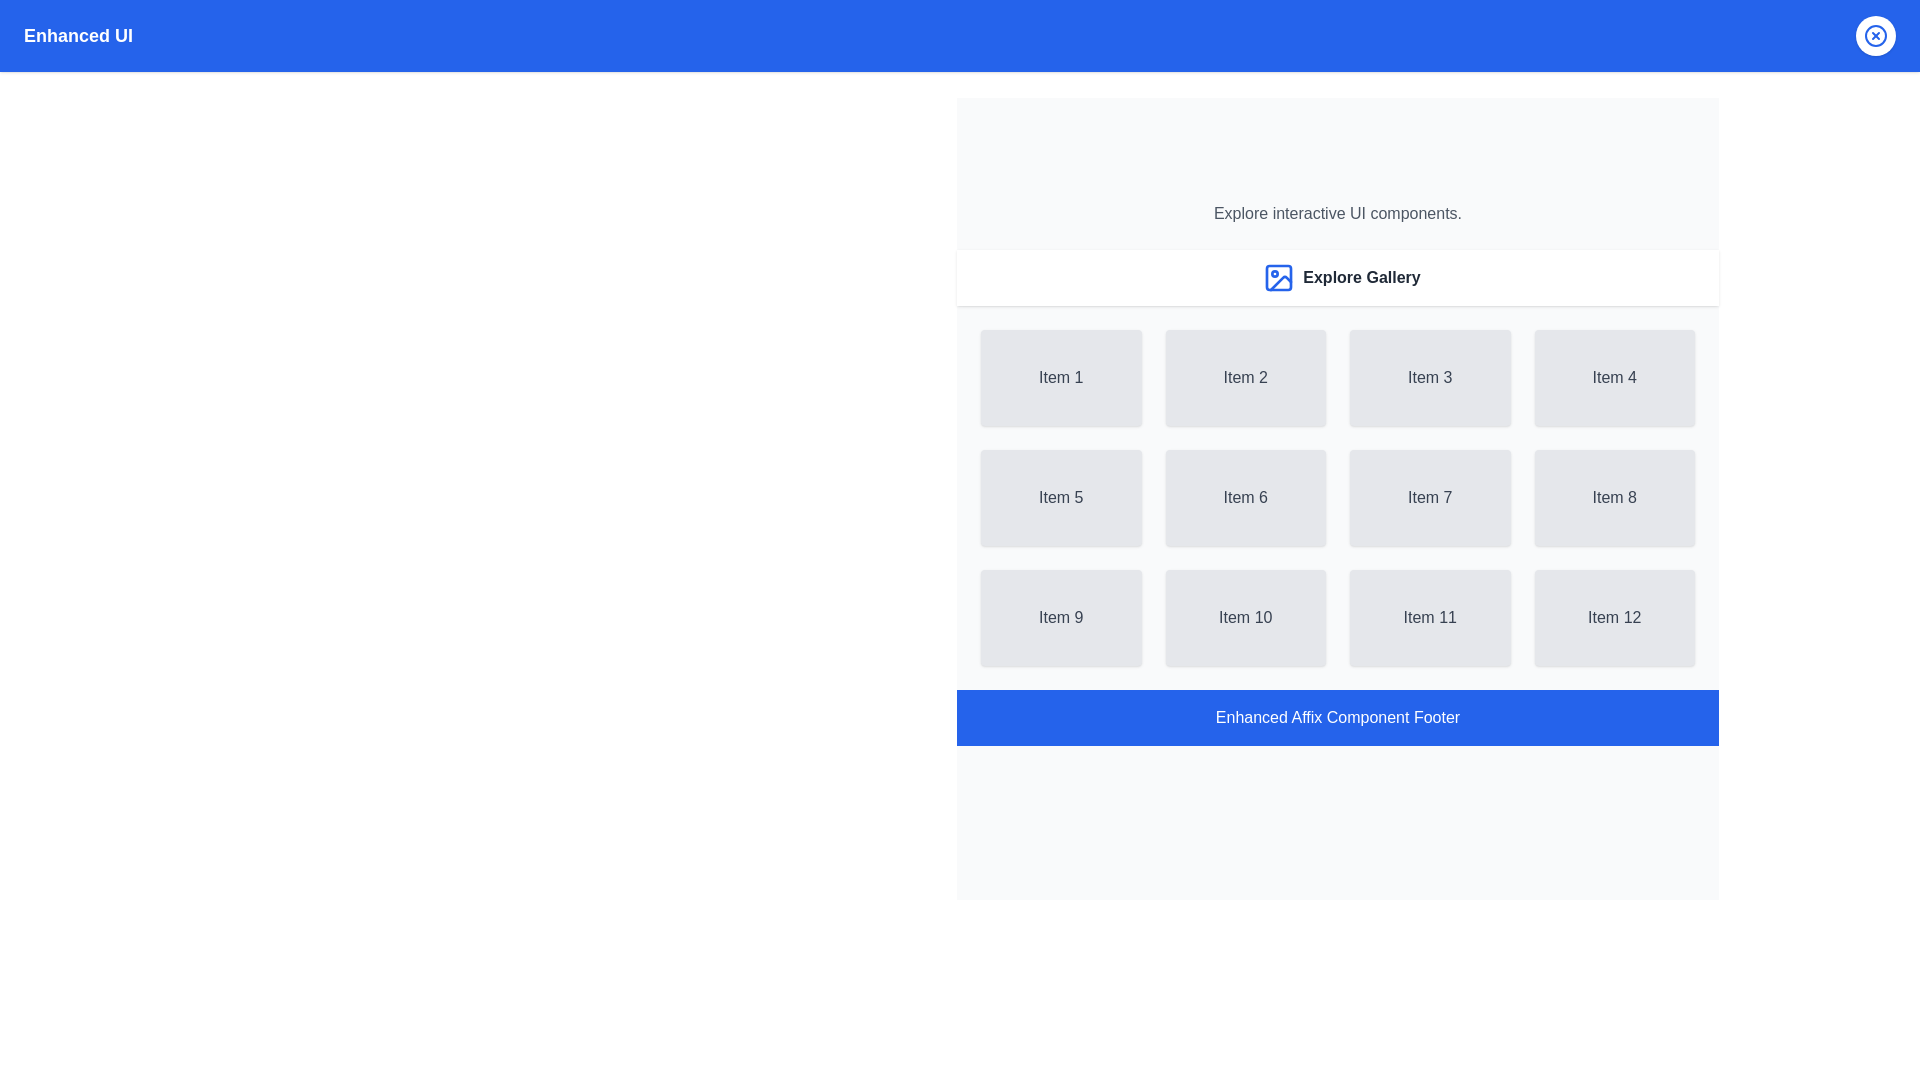  Describe the element at coordinates (1338, 277) in the screenshot. I see `the button located at the top section of the interface, directly below the title` at that location.